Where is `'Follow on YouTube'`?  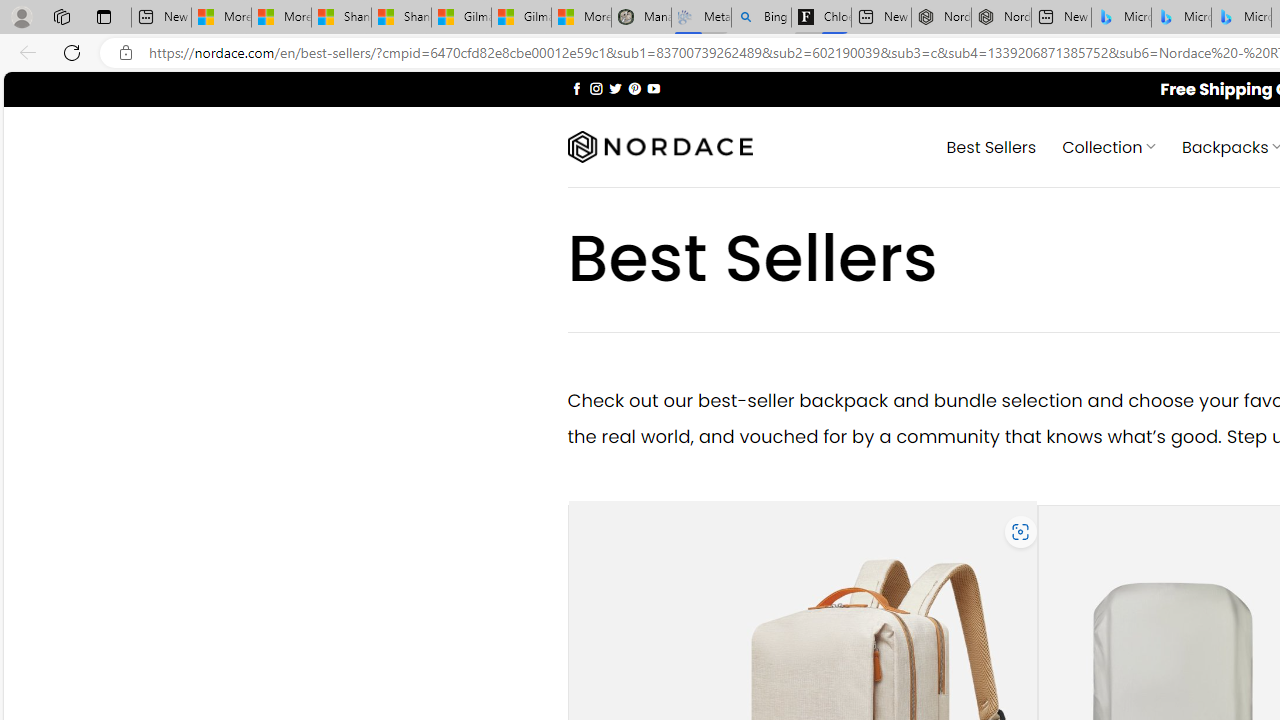
'Follow on YouTube' is located at coordinates (653, 87).